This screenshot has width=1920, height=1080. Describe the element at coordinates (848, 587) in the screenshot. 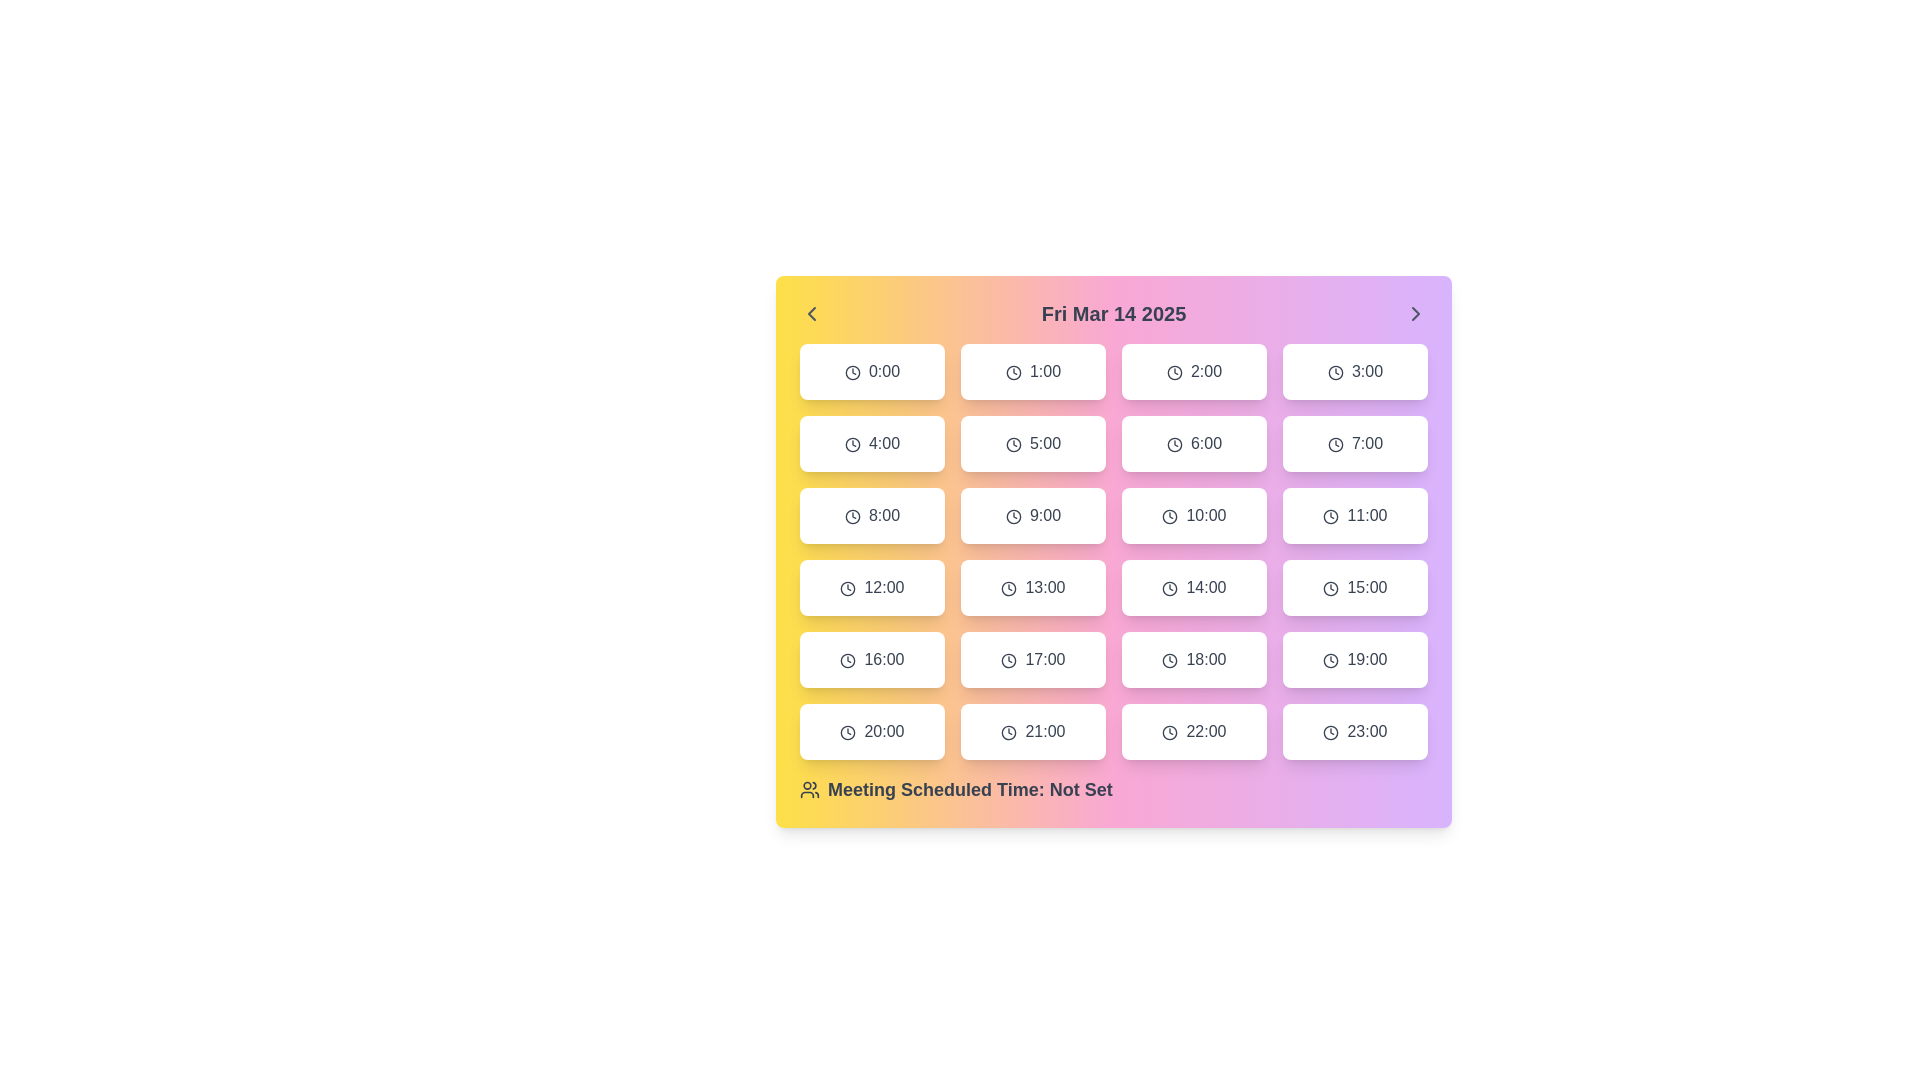

I see `the small circular clock icon with a gray outline located to the left of the text '12:00' in the tile beneath 'Fri Mar 14 2025'` at that location.